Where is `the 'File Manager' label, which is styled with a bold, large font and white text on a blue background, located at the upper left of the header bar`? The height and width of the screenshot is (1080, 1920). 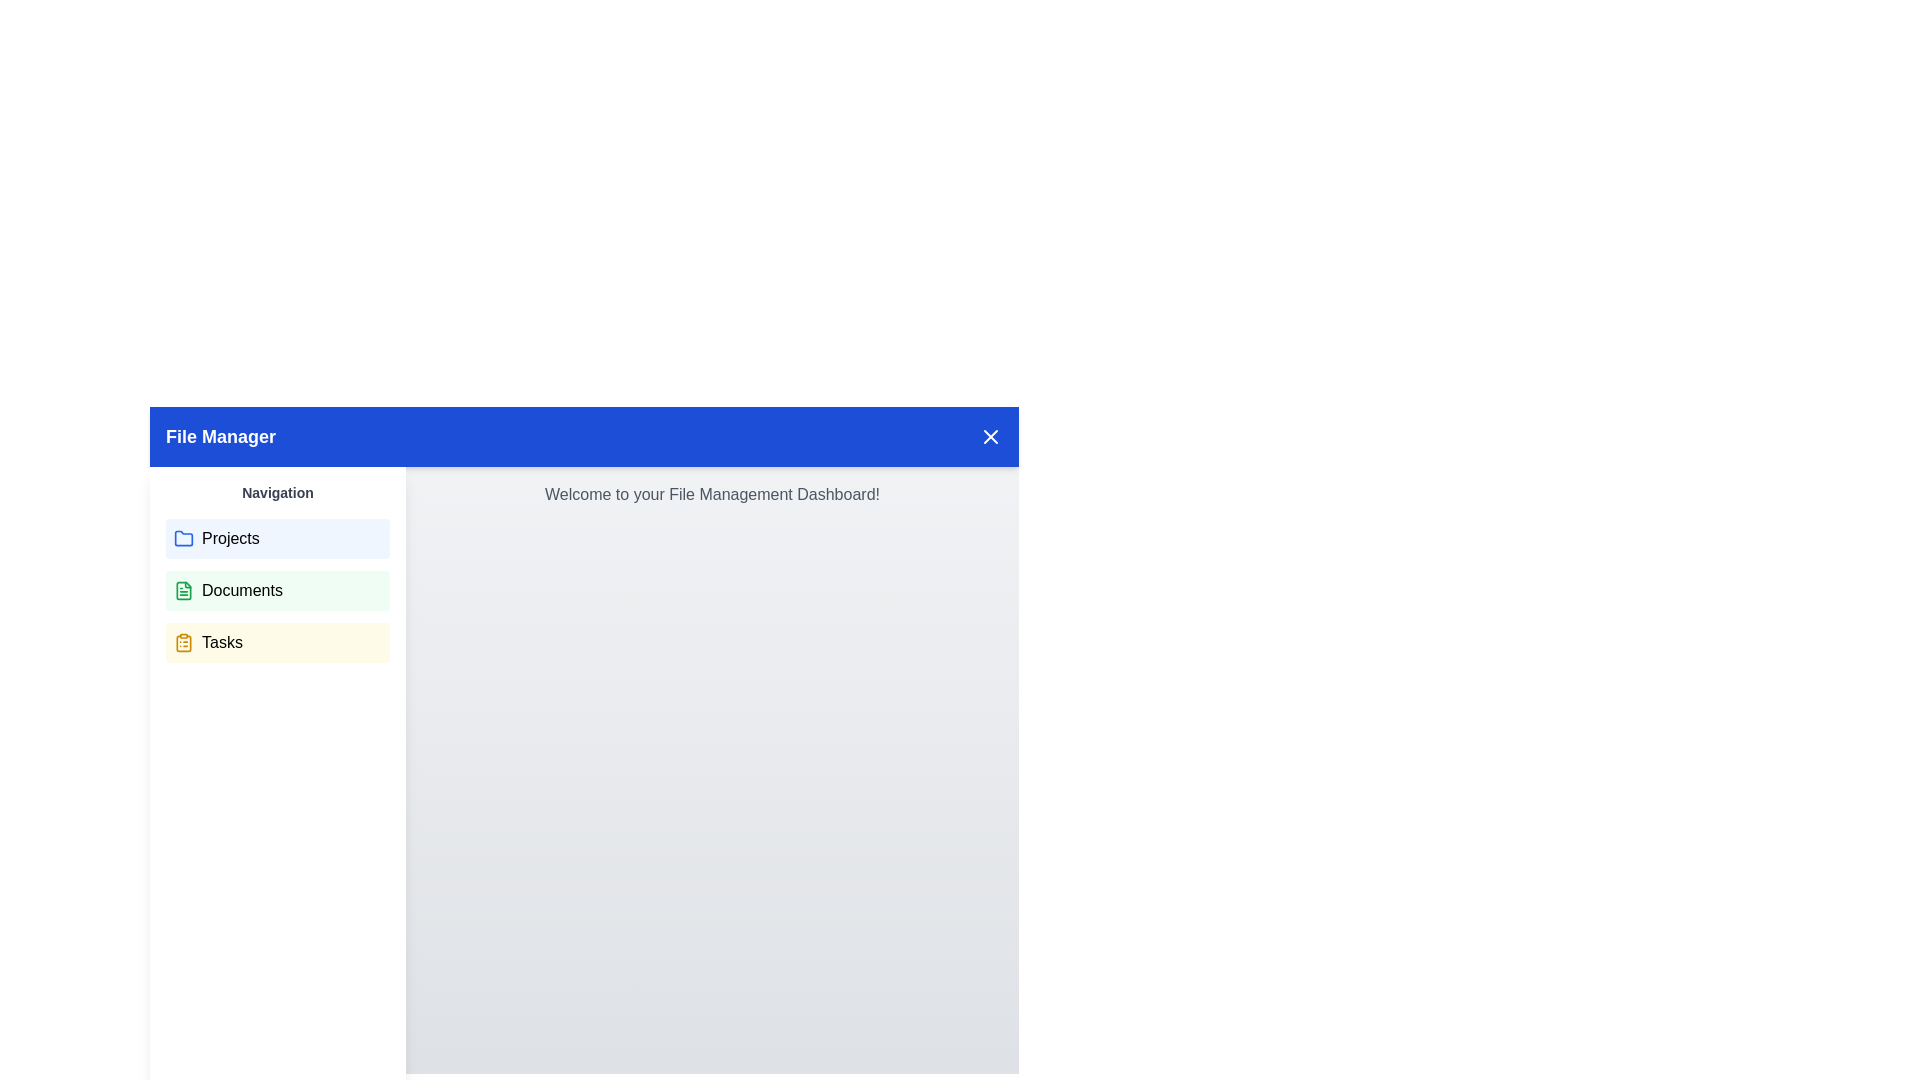
the 'File Manager' label, which is styled with a bold, large font and white text on a blue background, located at the upper left of the header bar is located at coordinates (220, 435).